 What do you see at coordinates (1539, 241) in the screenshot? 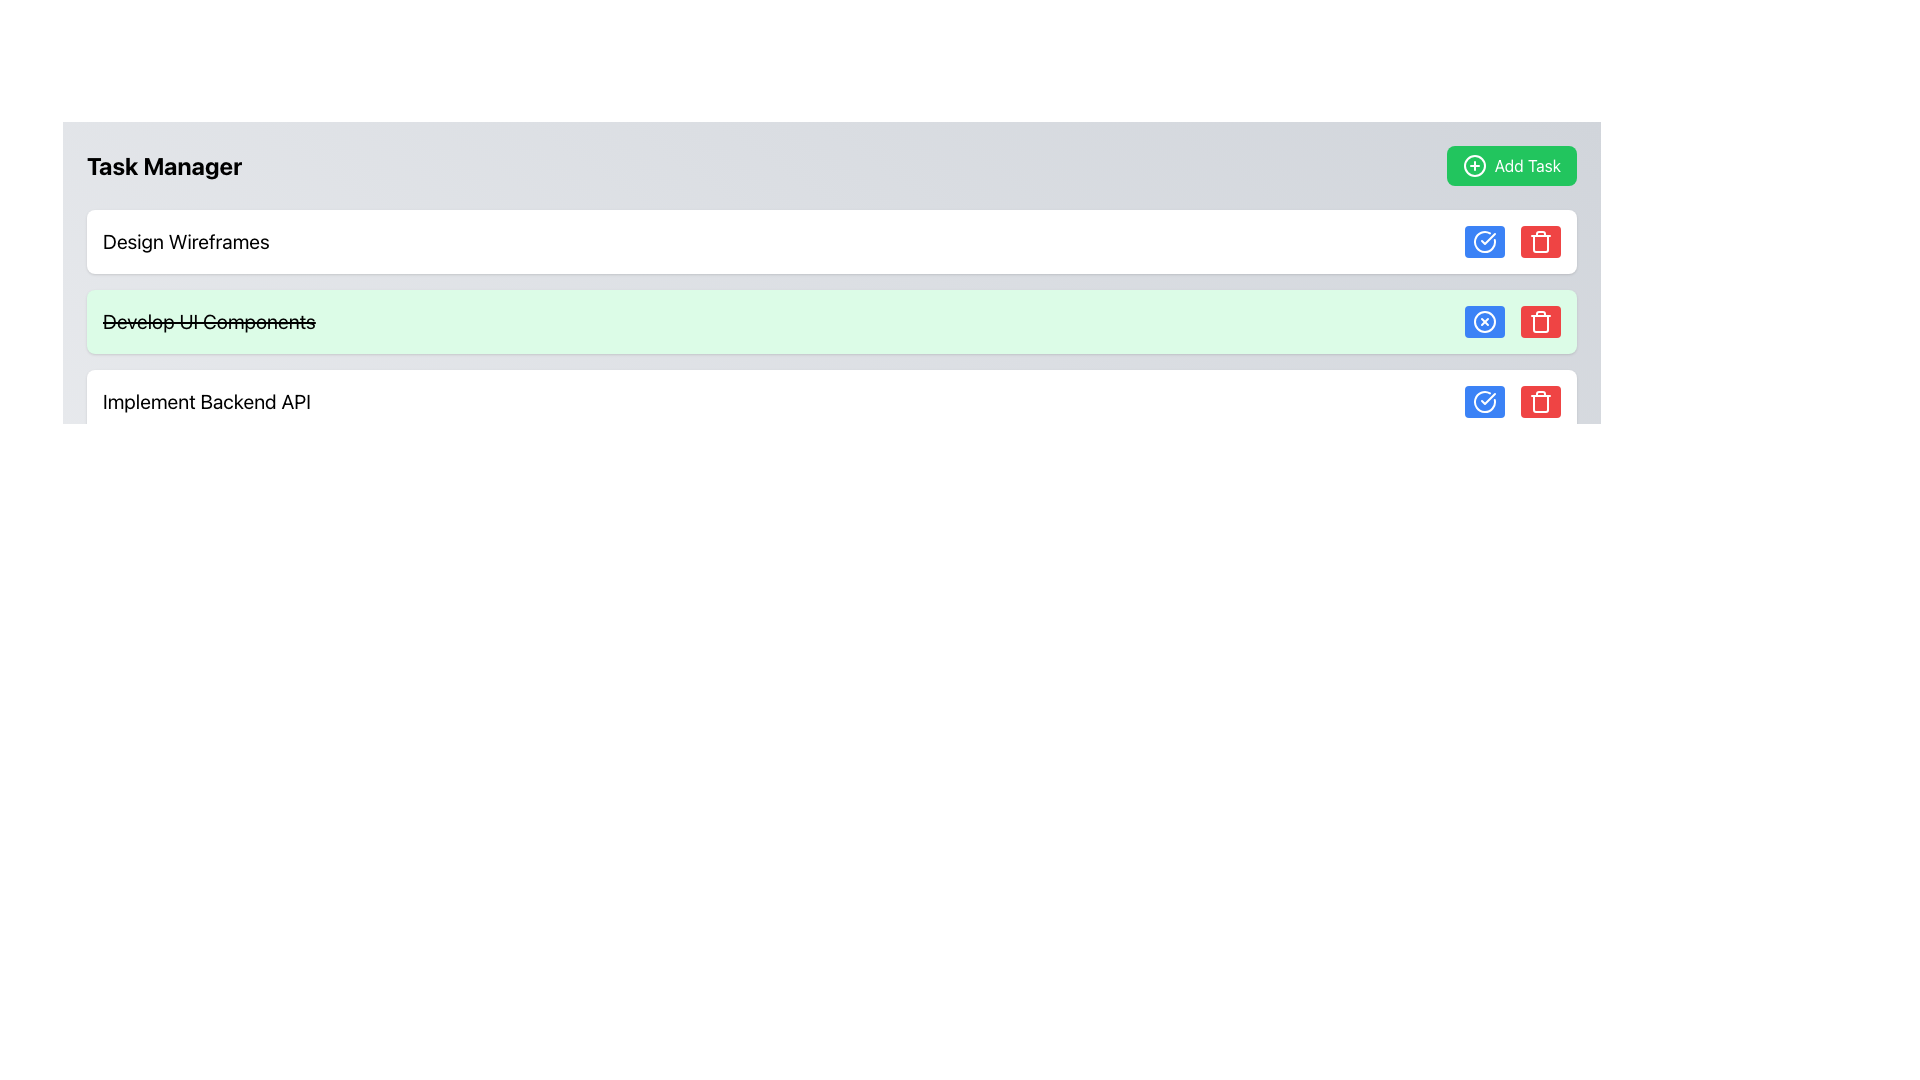
I see `the delete icon located within the red background button on the right side of the second row in the task list` at bounding box center [1539, 241].